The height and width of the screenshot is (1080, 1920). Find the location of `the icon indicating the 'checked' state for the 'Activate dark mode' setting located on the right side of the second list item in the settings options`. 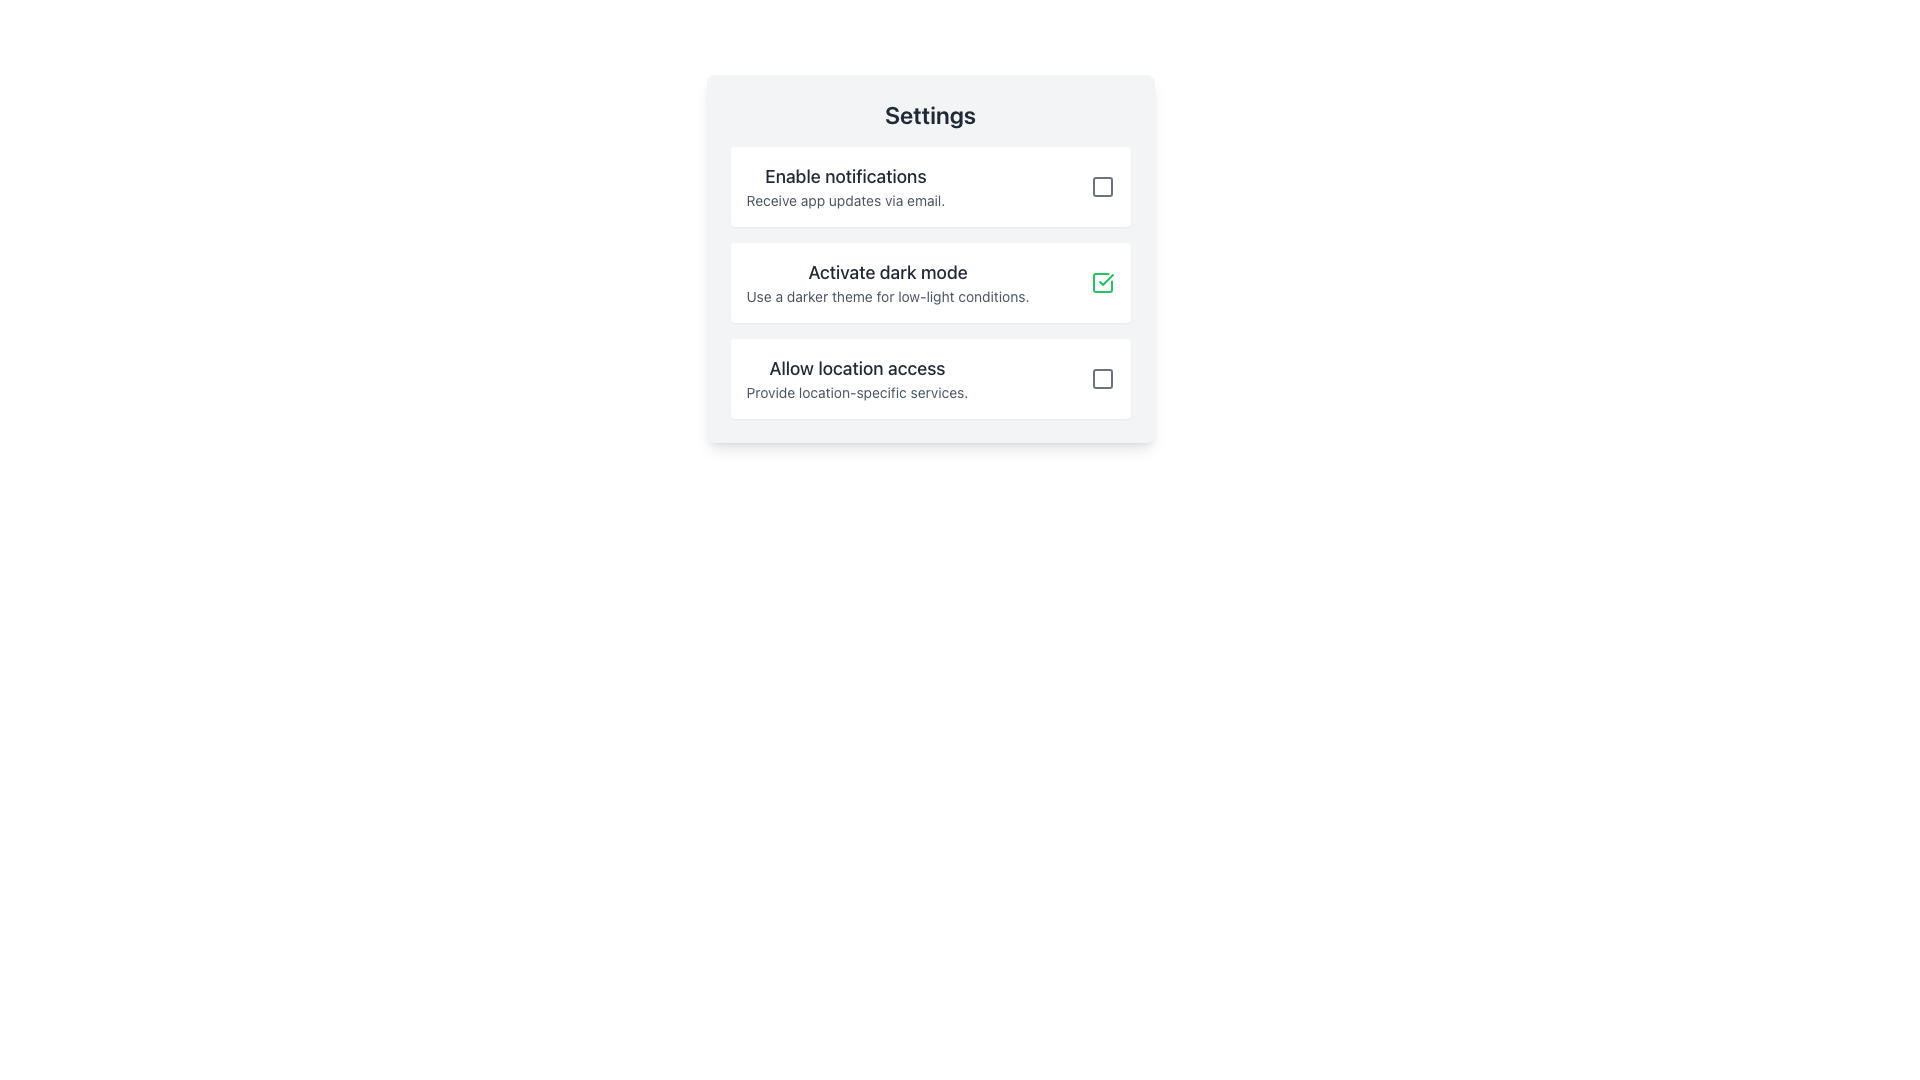

the icon indicating the 'checked' state for the 'Activate dark mode' setting located on the right side of the second list item in the settings options is located at coordinates (1104, 280).